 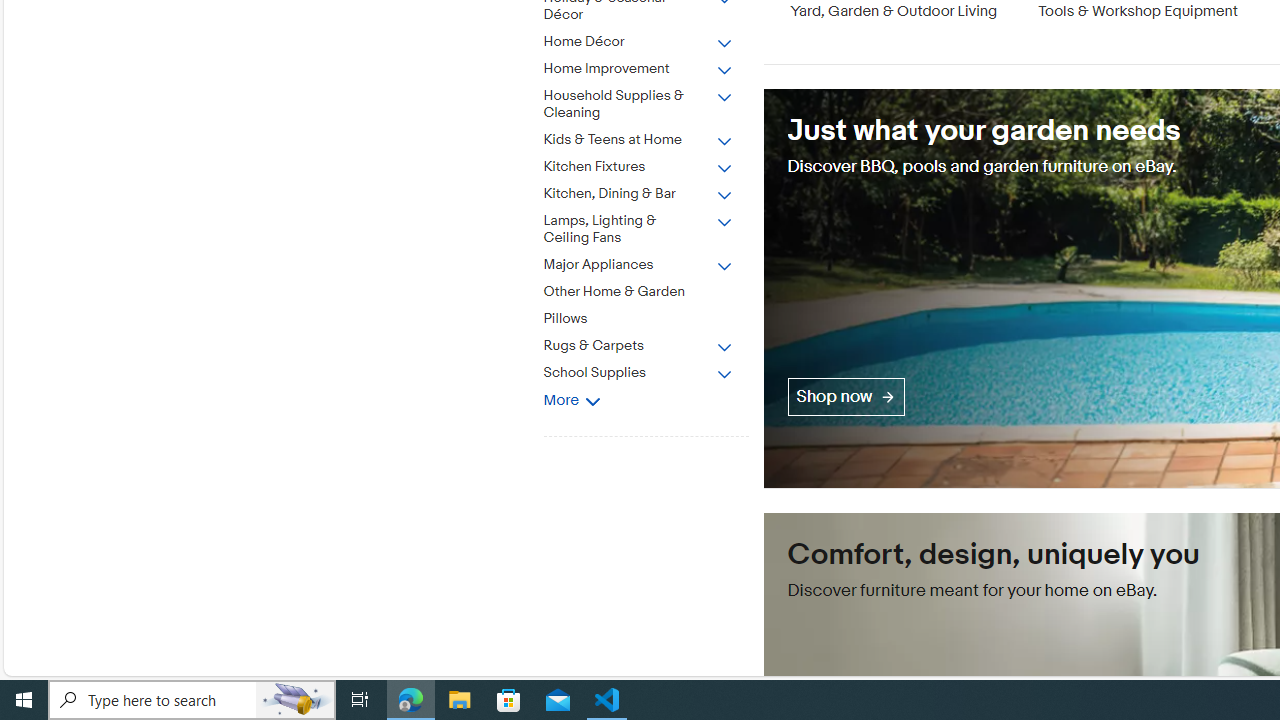 I want to click on 'Pillows', so click(x=637, y=318).